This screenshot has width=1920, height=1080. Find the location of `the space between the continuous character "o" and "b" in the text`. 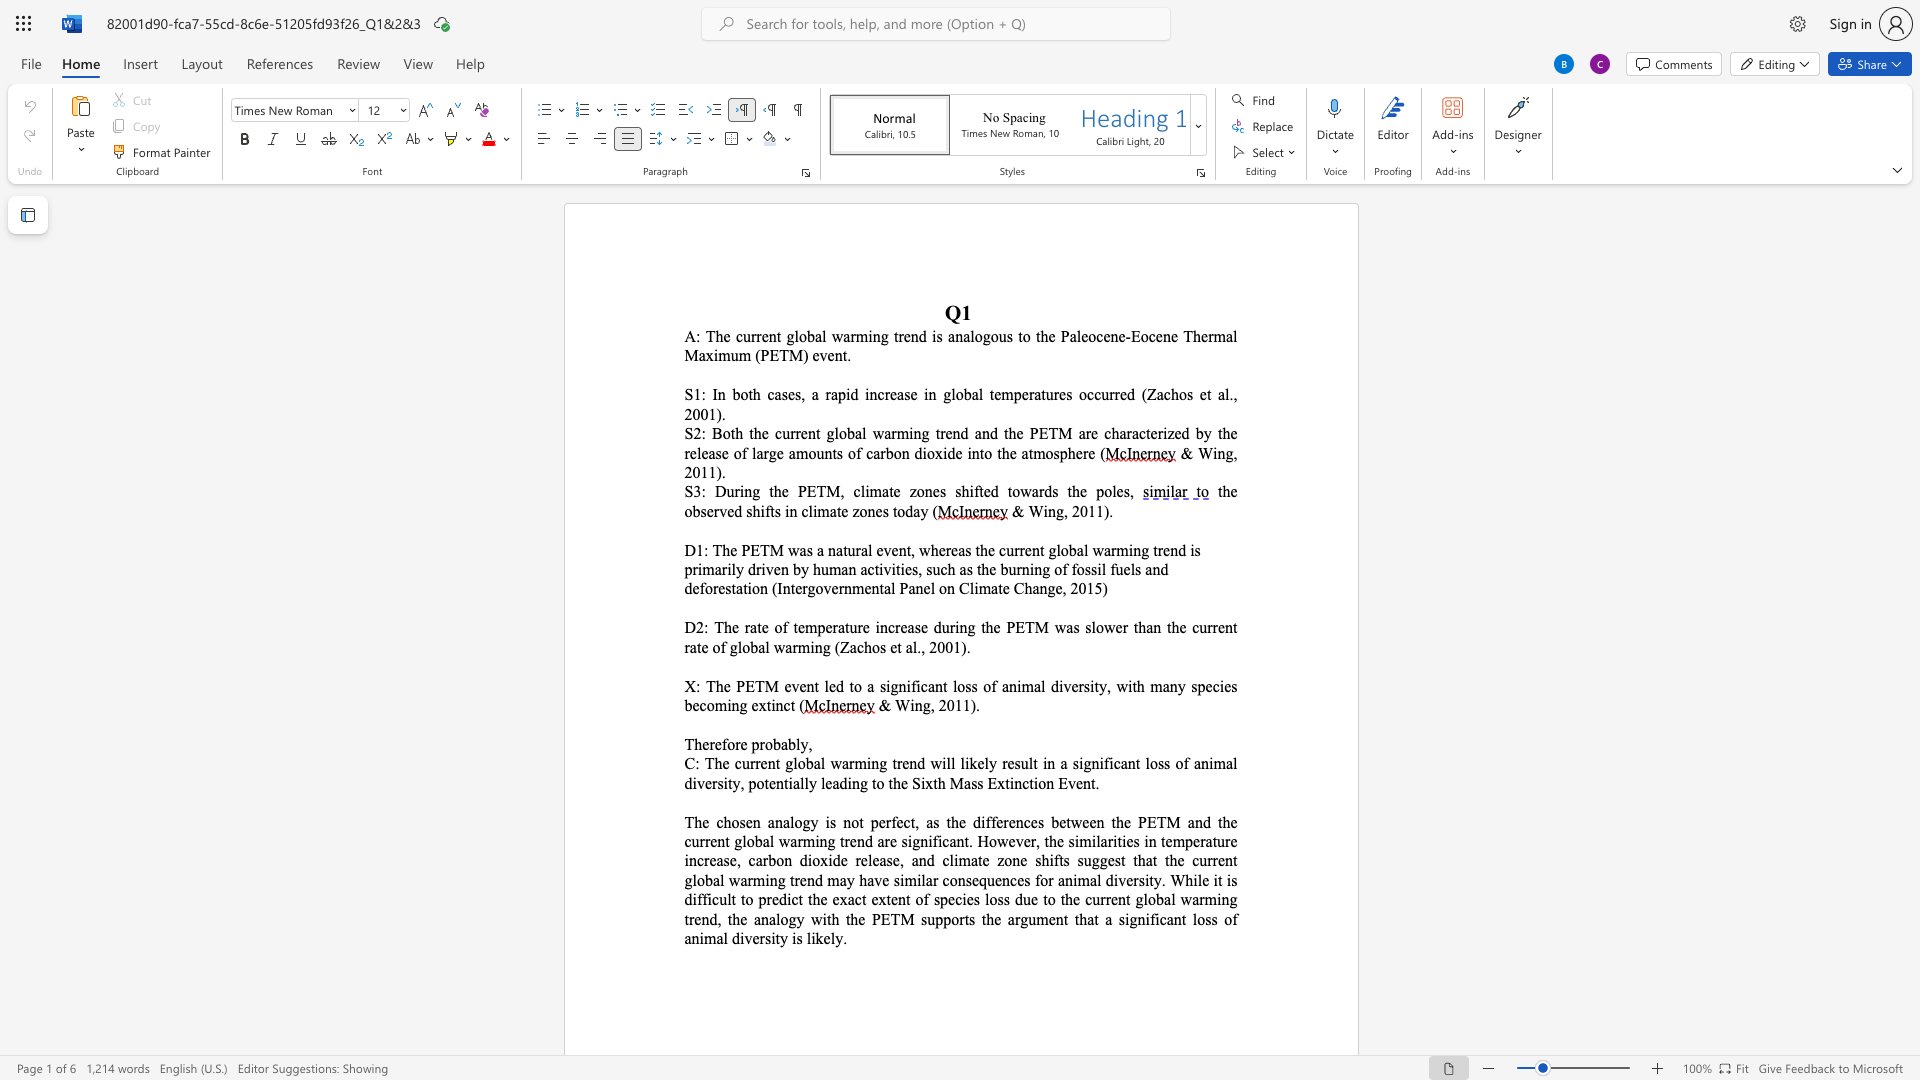

the space between the continuous character "o" and "b" in the text is located at coordinates (692, 510).